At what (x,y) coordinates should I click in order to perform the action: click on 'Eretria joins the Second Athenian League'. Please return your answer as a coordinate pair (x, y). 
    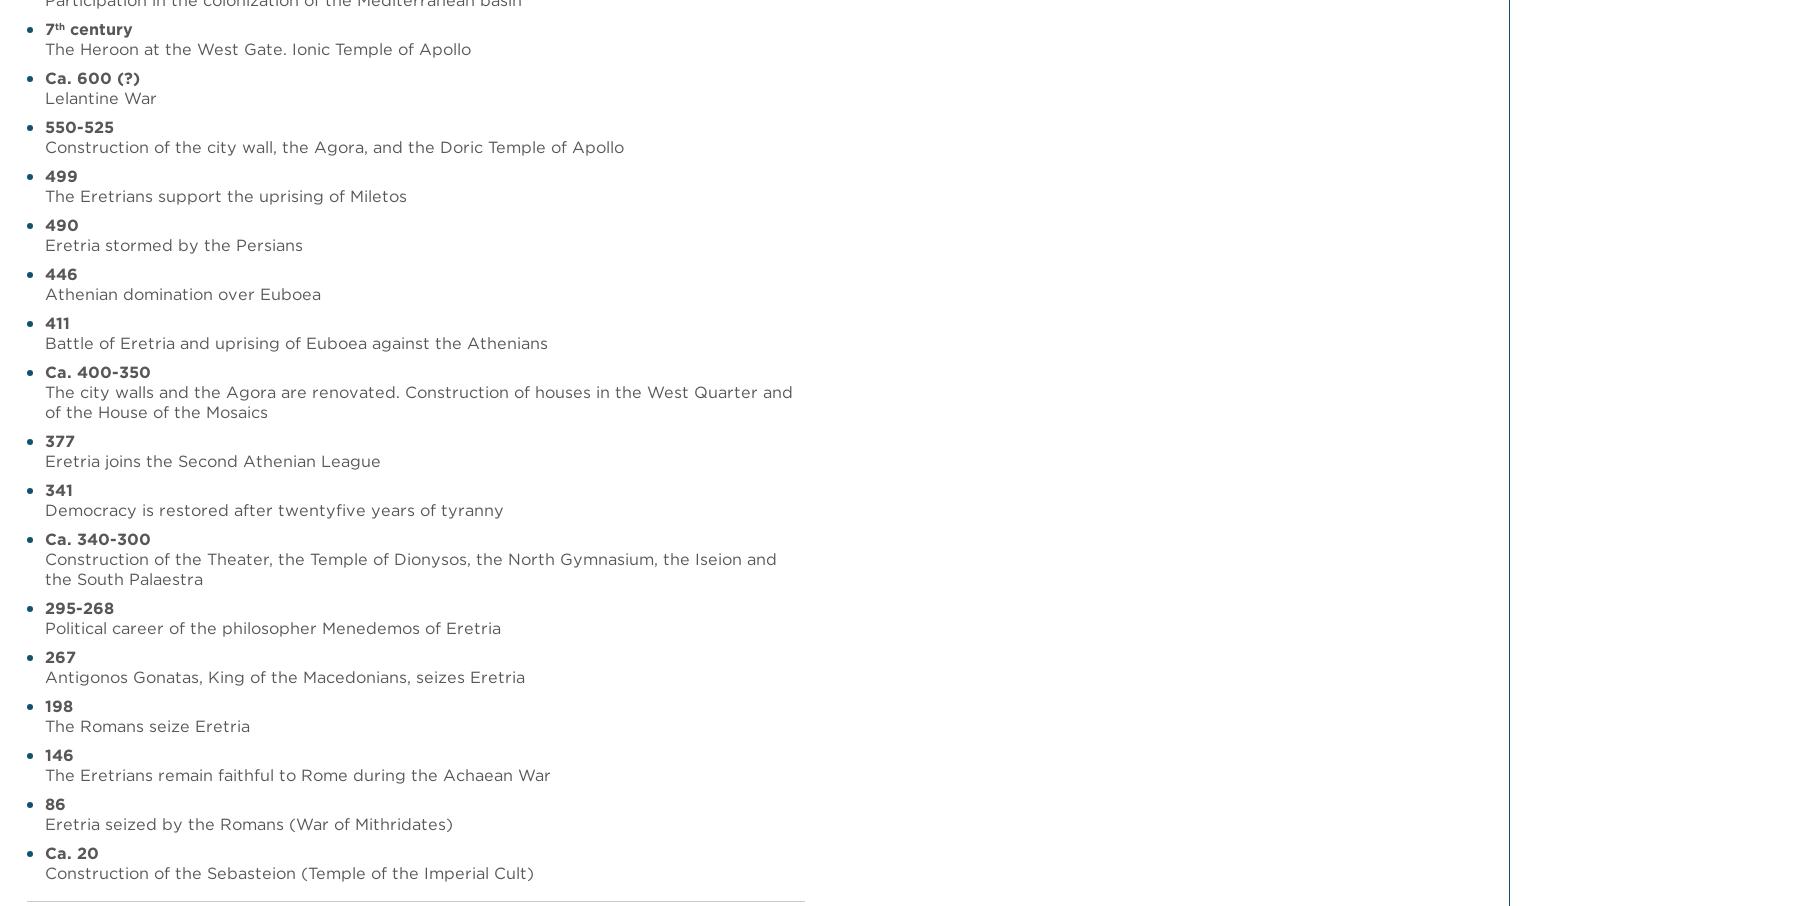
    Looking at the image, I should click on (212, 459).